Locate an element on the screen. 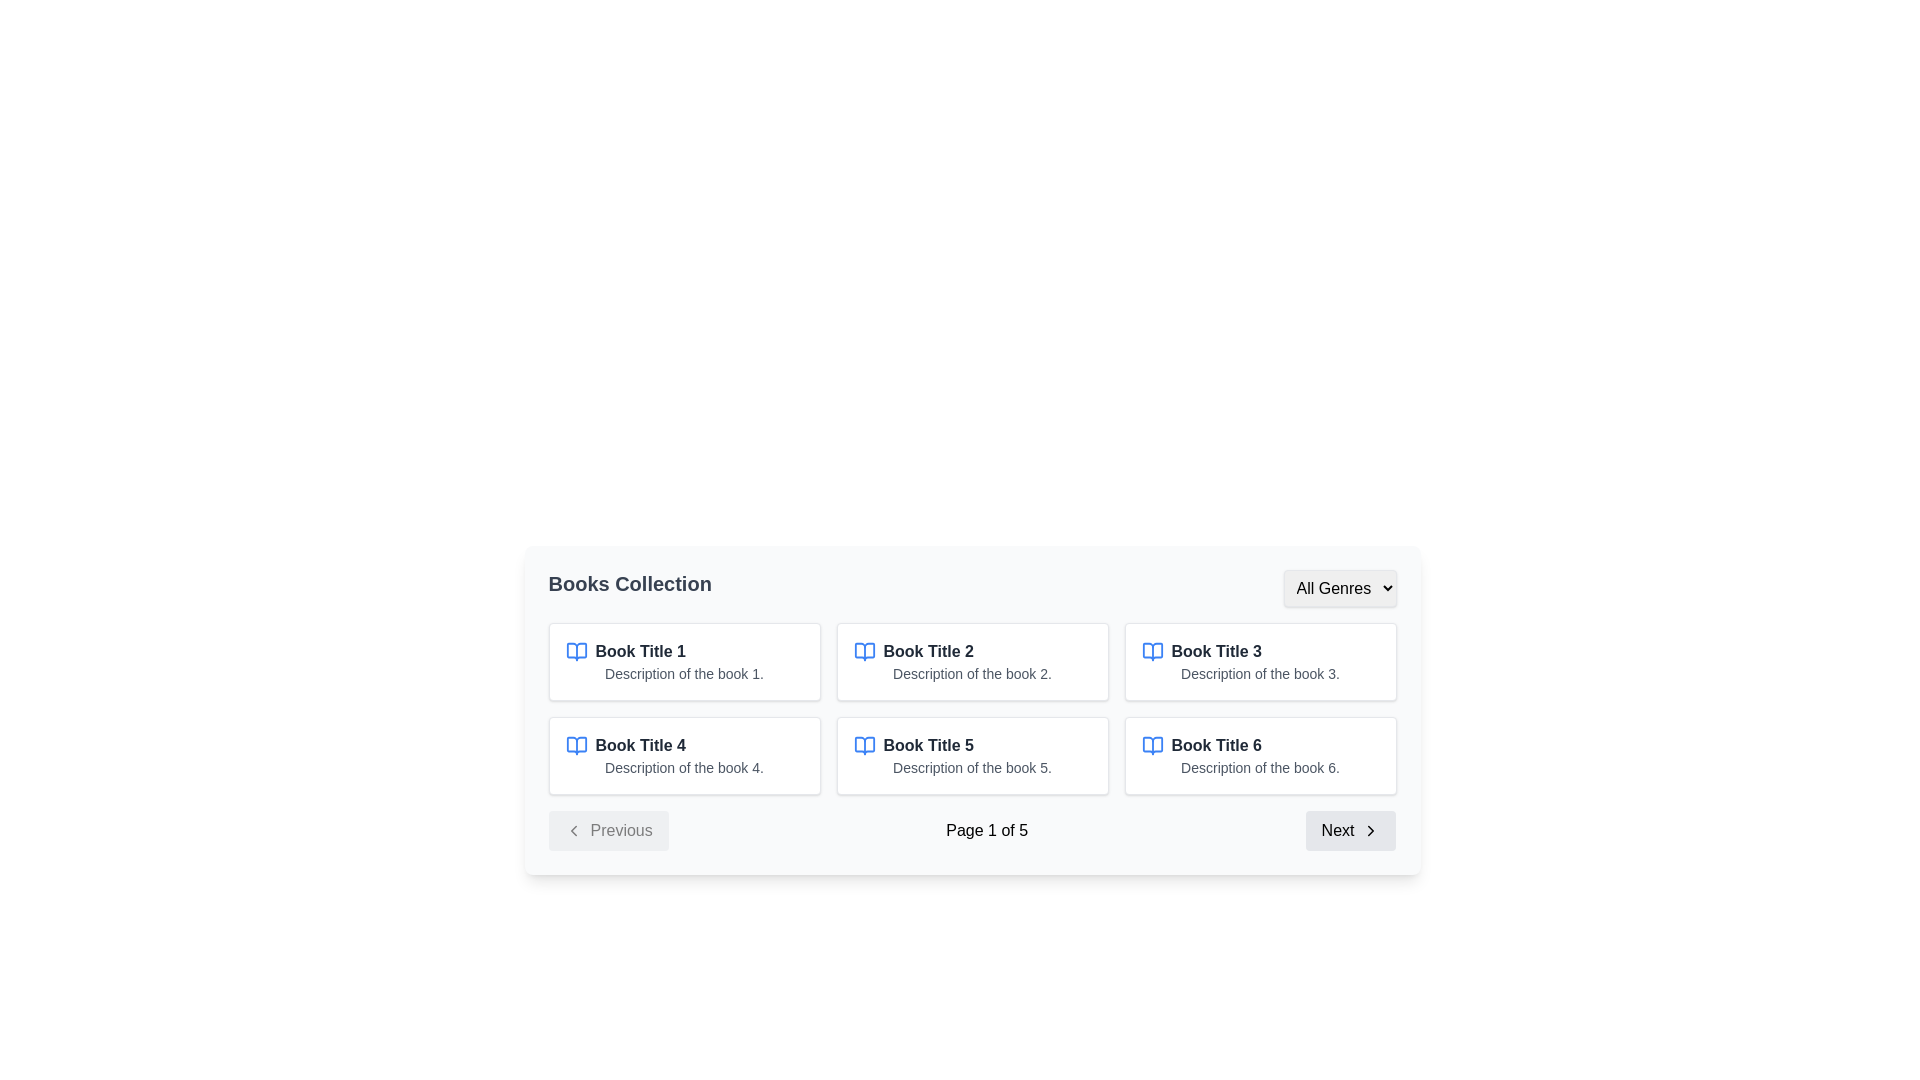 The width and height of the screenshot is (1920, 1080). the static text element displaying the pagination information 'Page 1 of 5', which is centrally positioned in the footer navigation section is located at coordinates (987, 830).